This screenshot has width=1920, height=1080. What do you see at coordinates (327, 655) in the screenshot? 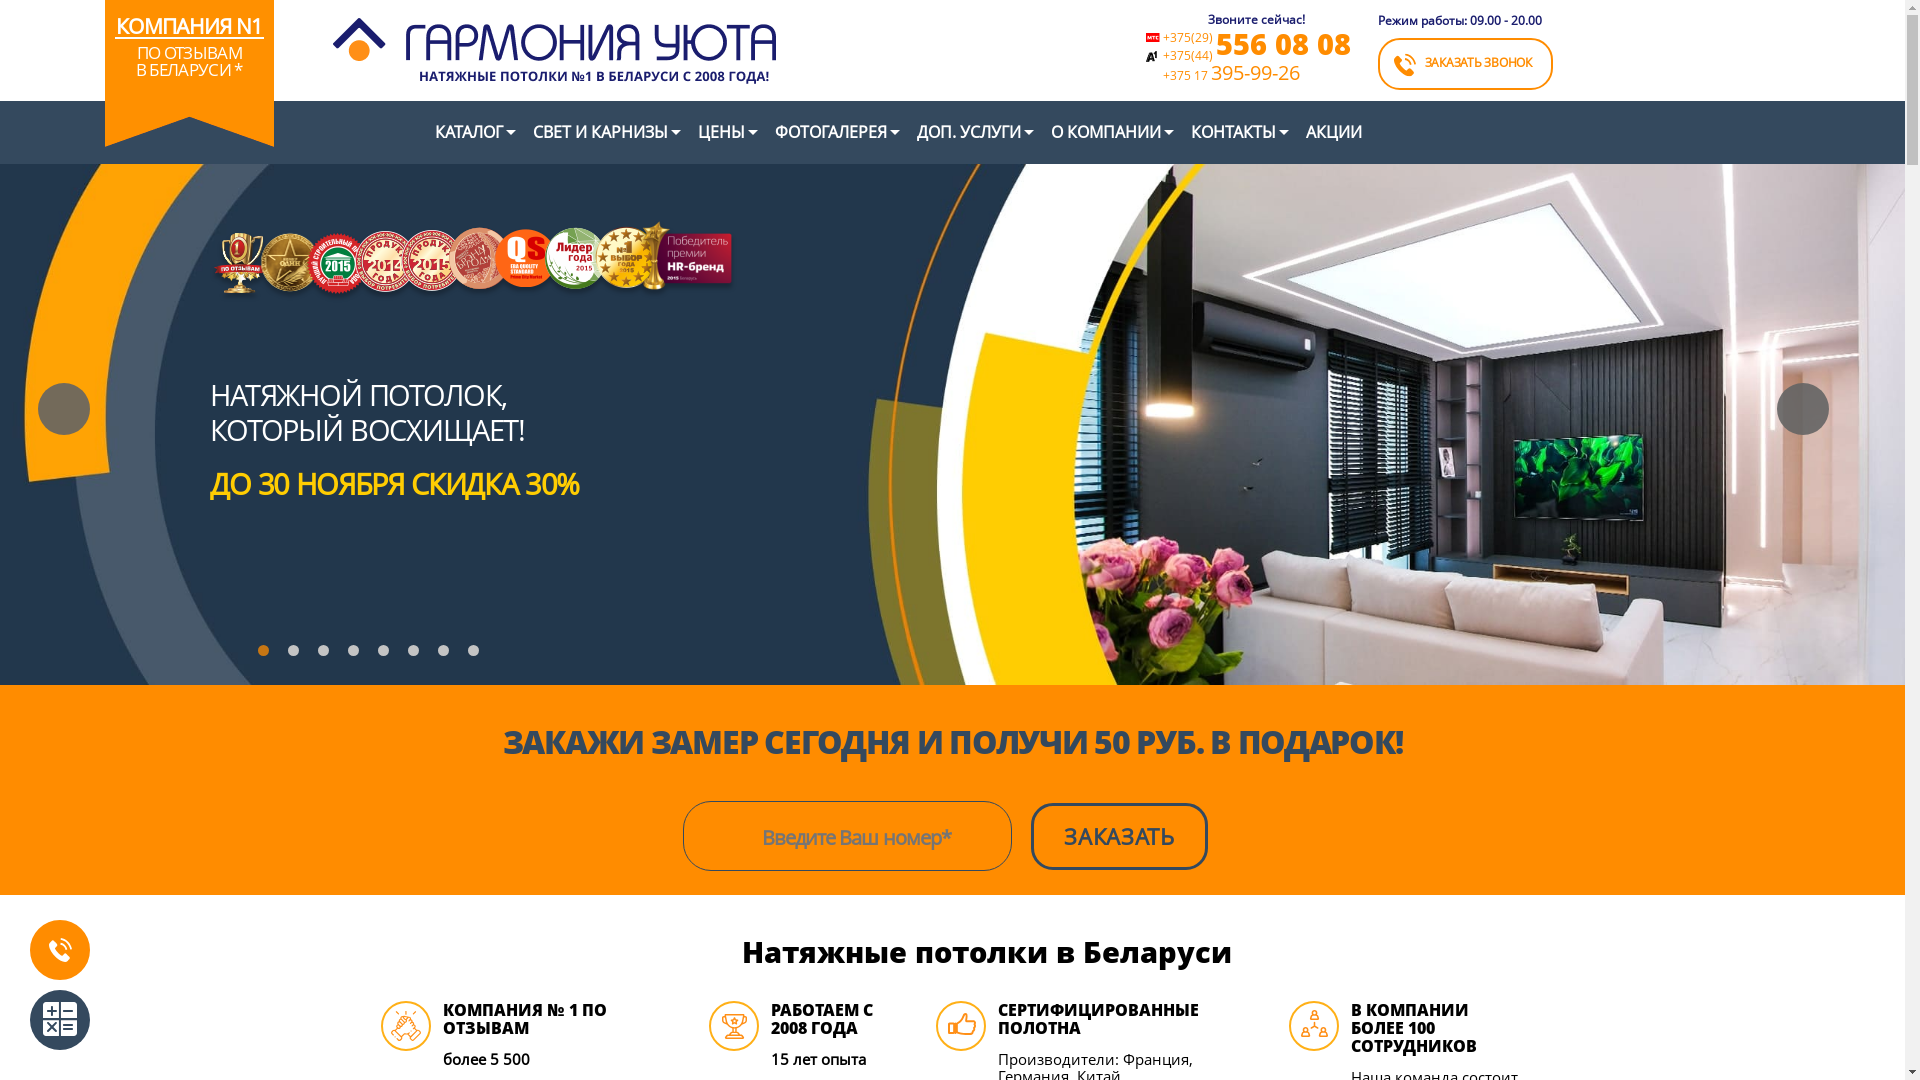
I see `'3'` at bounding box center [327, 655].